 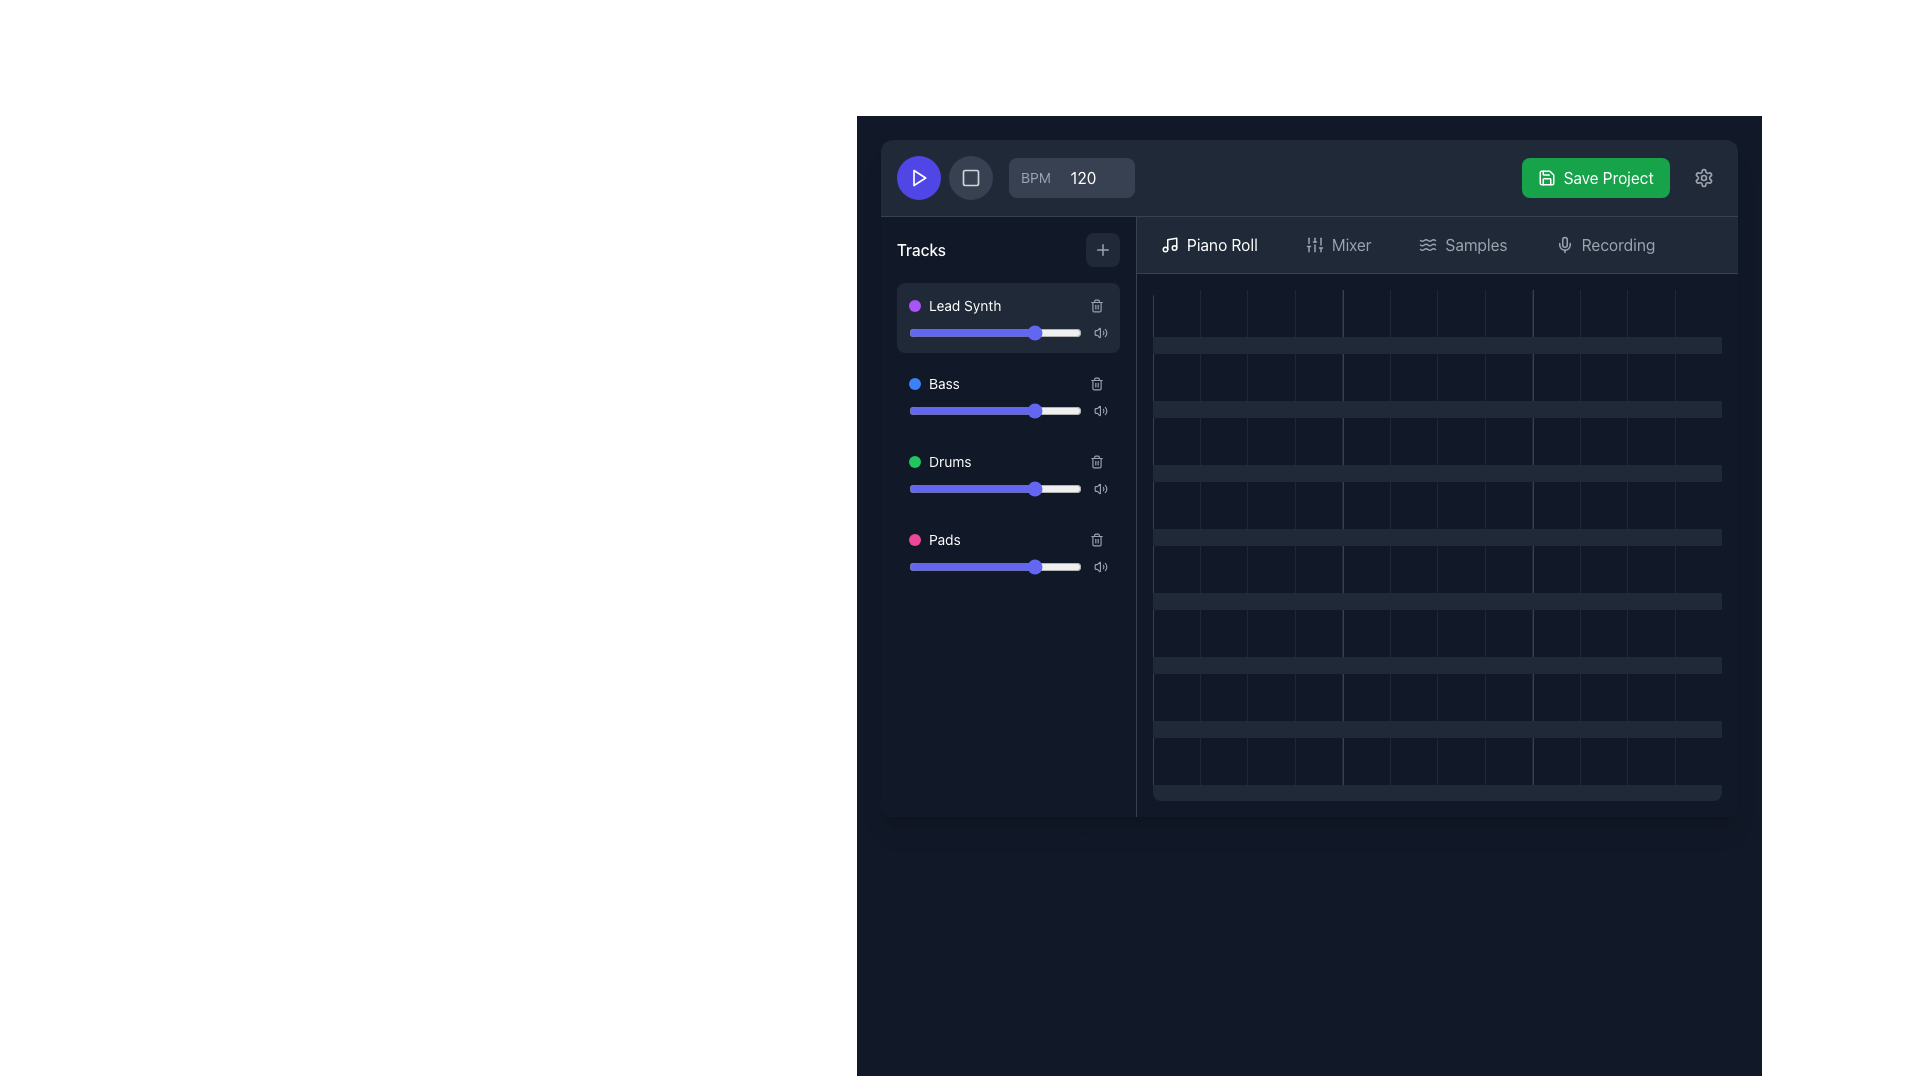 I want to click on the small square-shaped component with a plain dark background located in the first row and the eleventh column of the grid layout, so click(x=1603, y=313).